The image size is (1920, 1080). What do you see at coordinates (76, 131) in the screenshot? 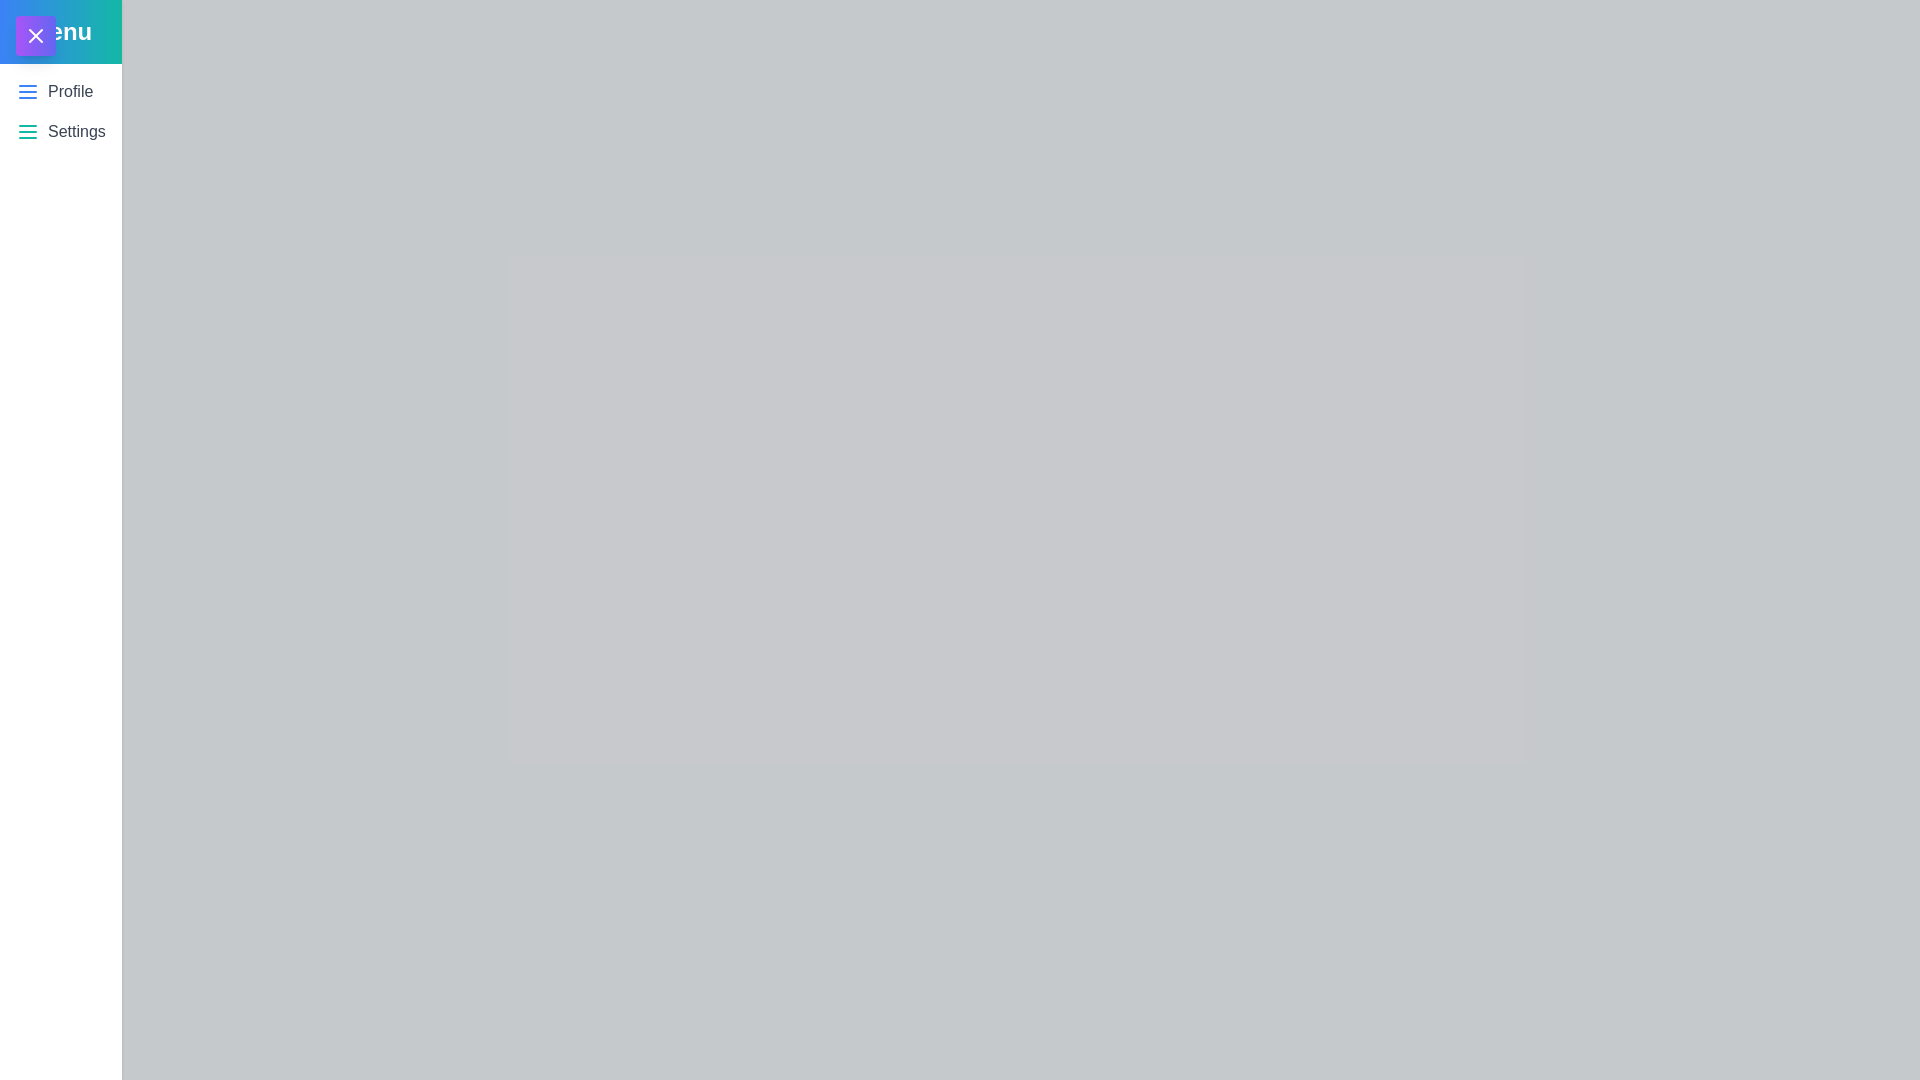
I see `the 'Settings' button to select it` at bounding box center [76, 131].